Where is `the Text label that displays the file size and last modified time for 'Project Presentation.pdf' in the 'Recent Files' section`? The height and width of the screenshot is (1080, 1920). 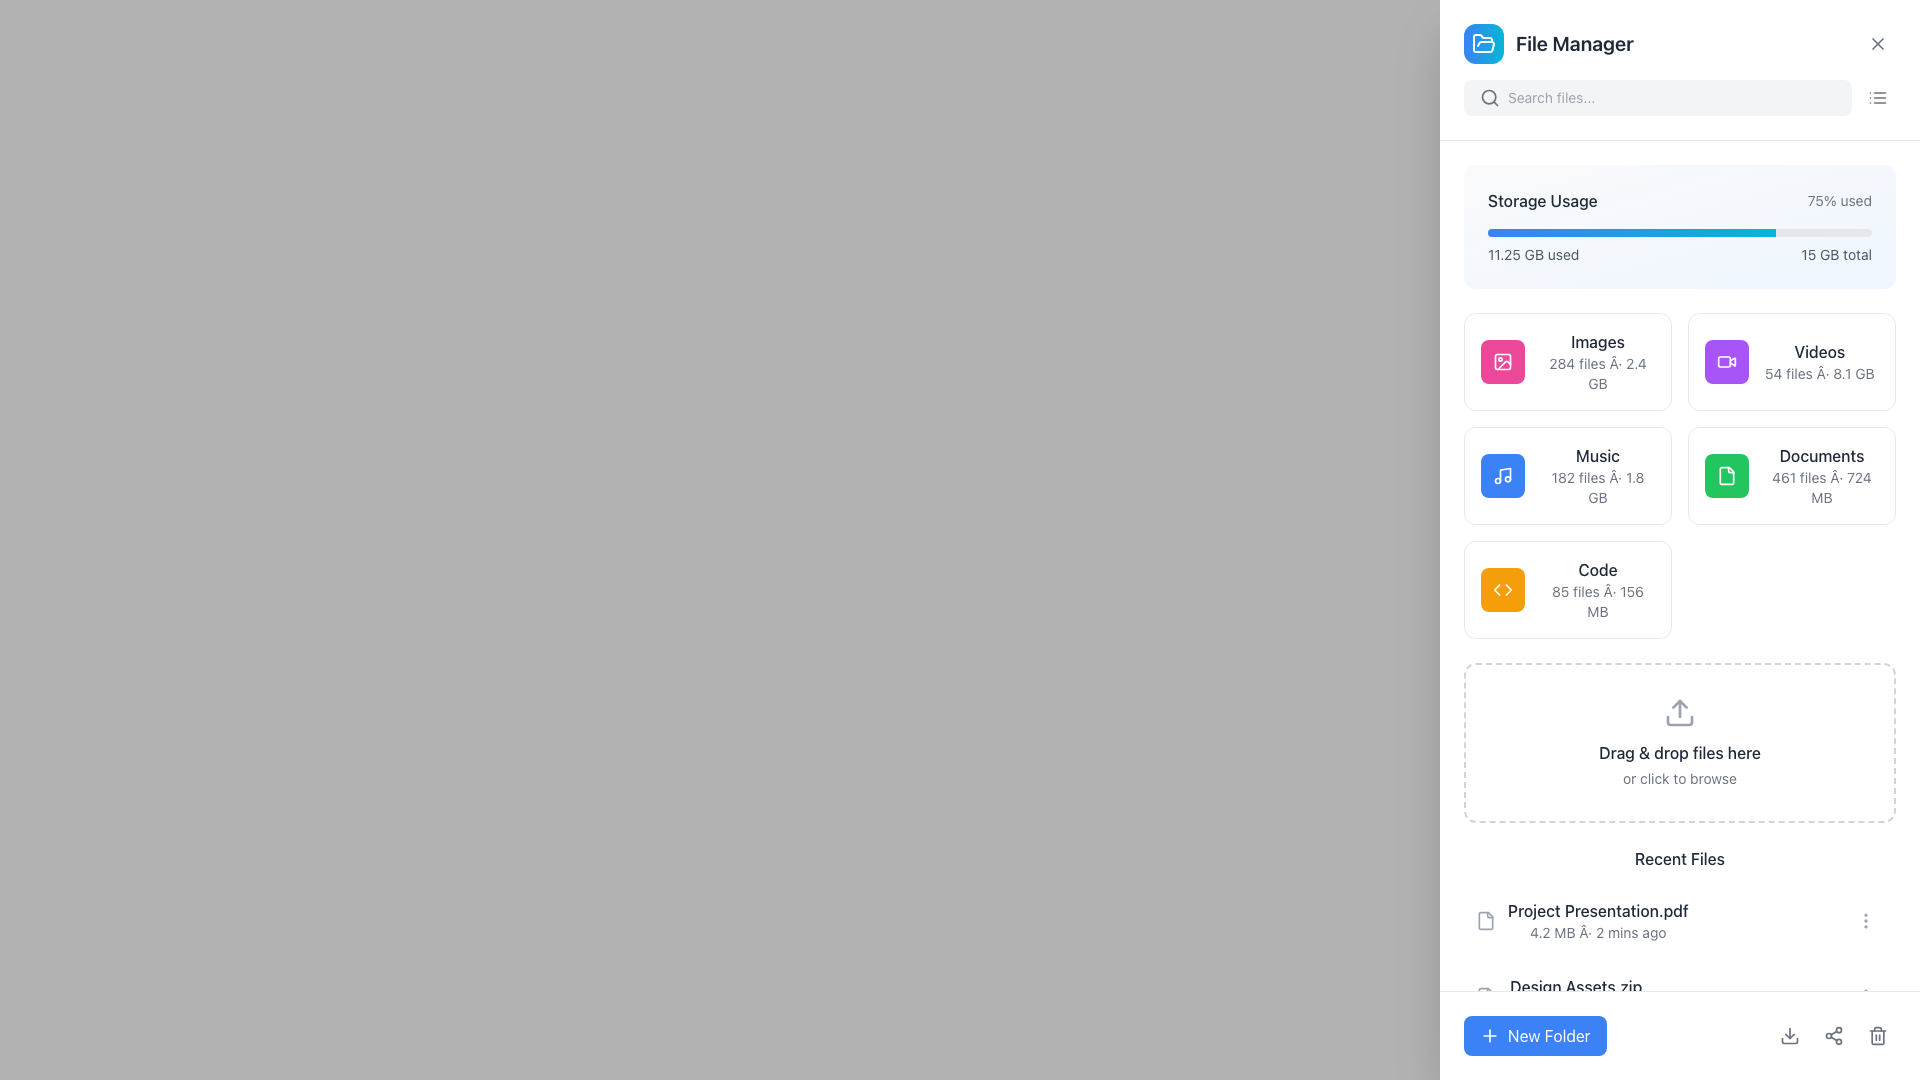 the Text label that displays the file size and last modified time for 'Project Presentation.pdf' in the 'Recent Files' section is located at coordinates (1597, 933).